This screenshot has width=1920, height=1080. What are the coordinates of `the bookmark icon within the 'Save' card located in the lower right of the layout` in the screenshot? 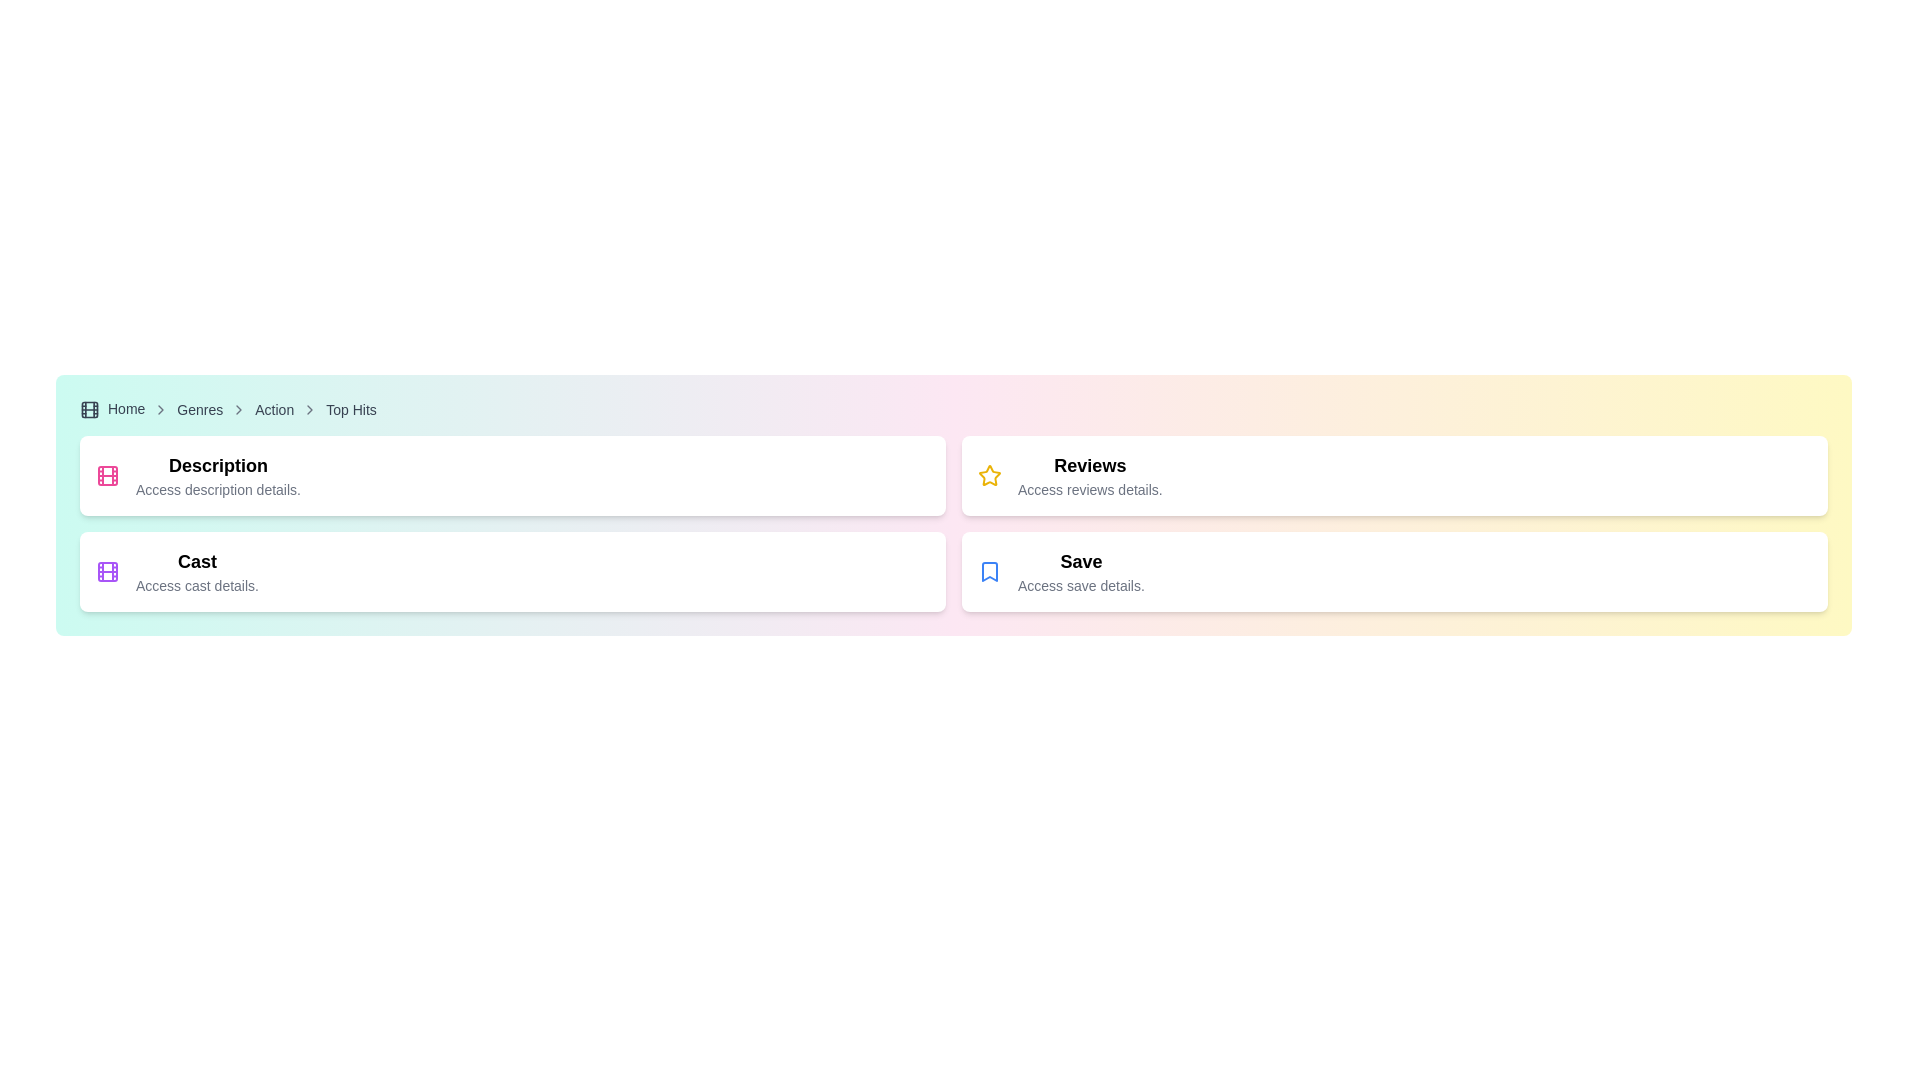 It's located at (989, 571).